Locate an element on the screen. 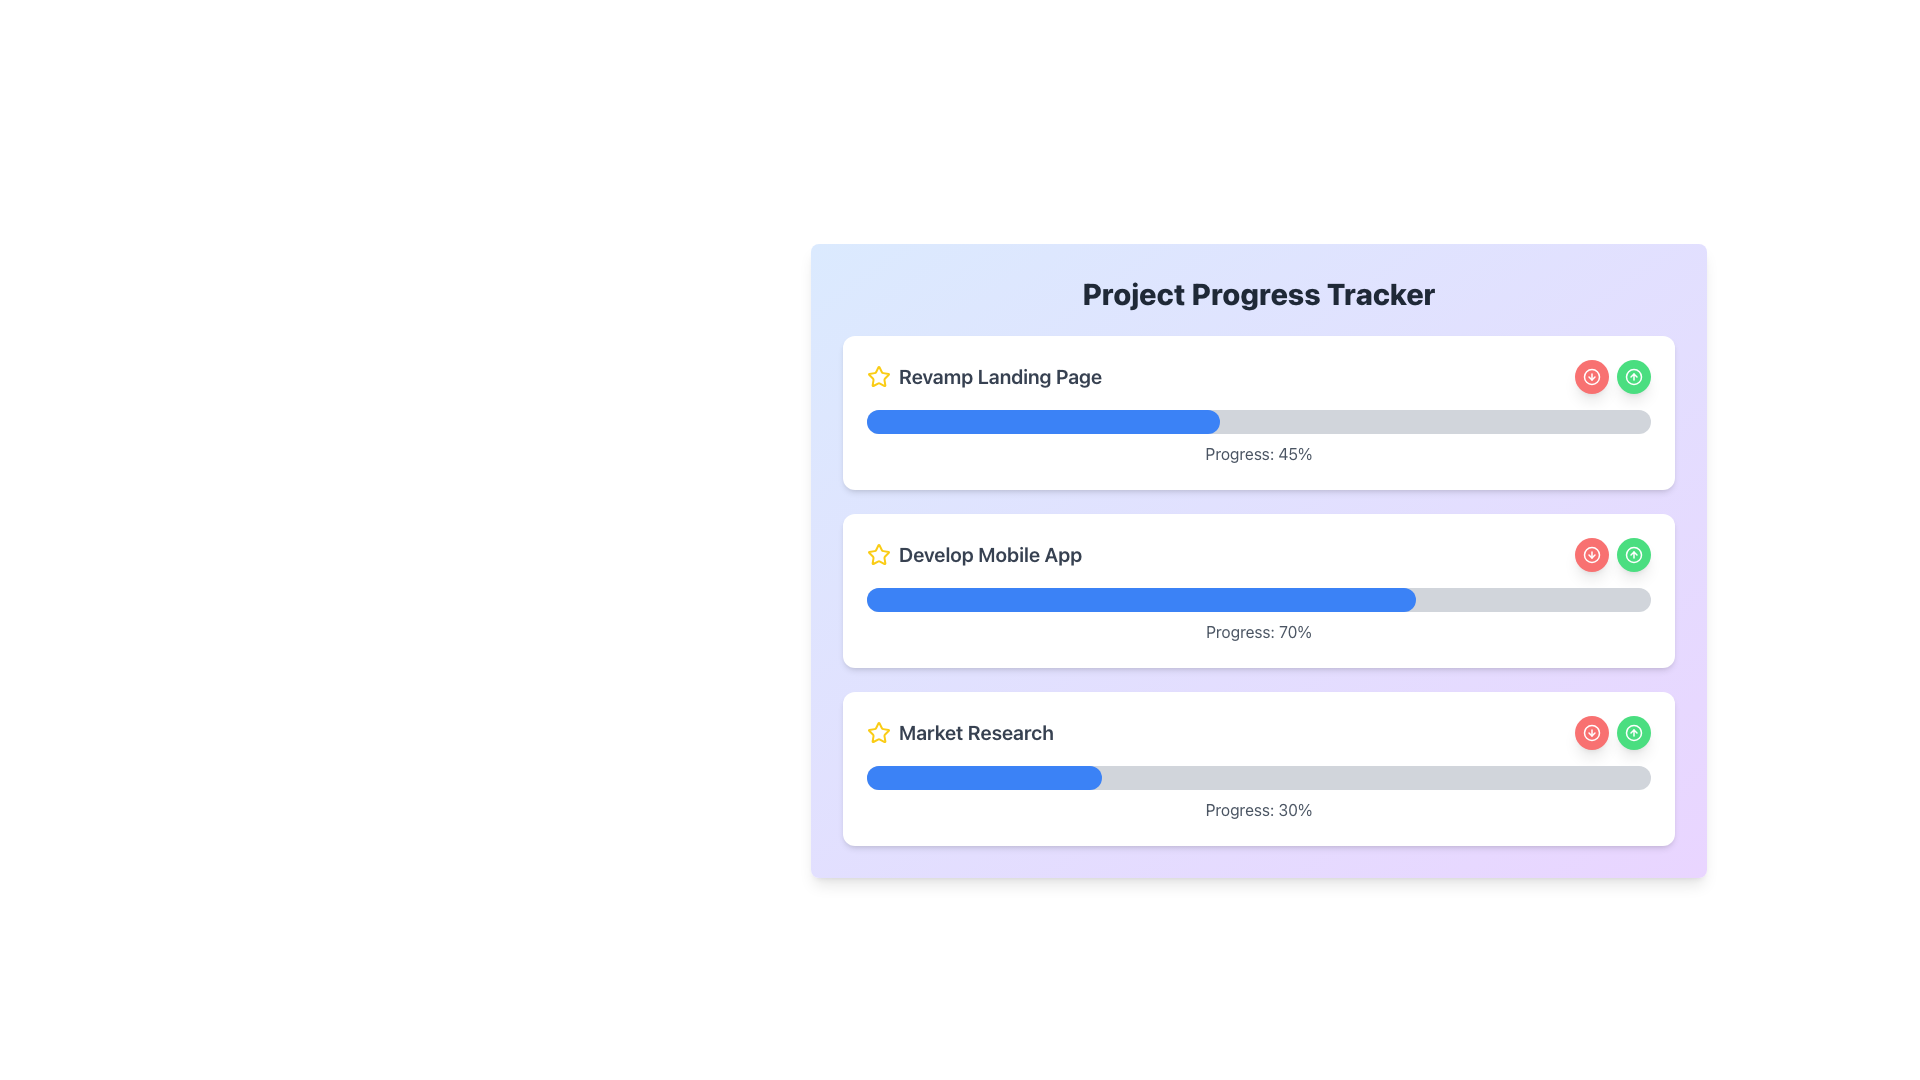  the Progress Indicator of the 'Market Research' task, which visually indicates the completion percentage using a horizontal blue bar is located at coordinates (984, 777).